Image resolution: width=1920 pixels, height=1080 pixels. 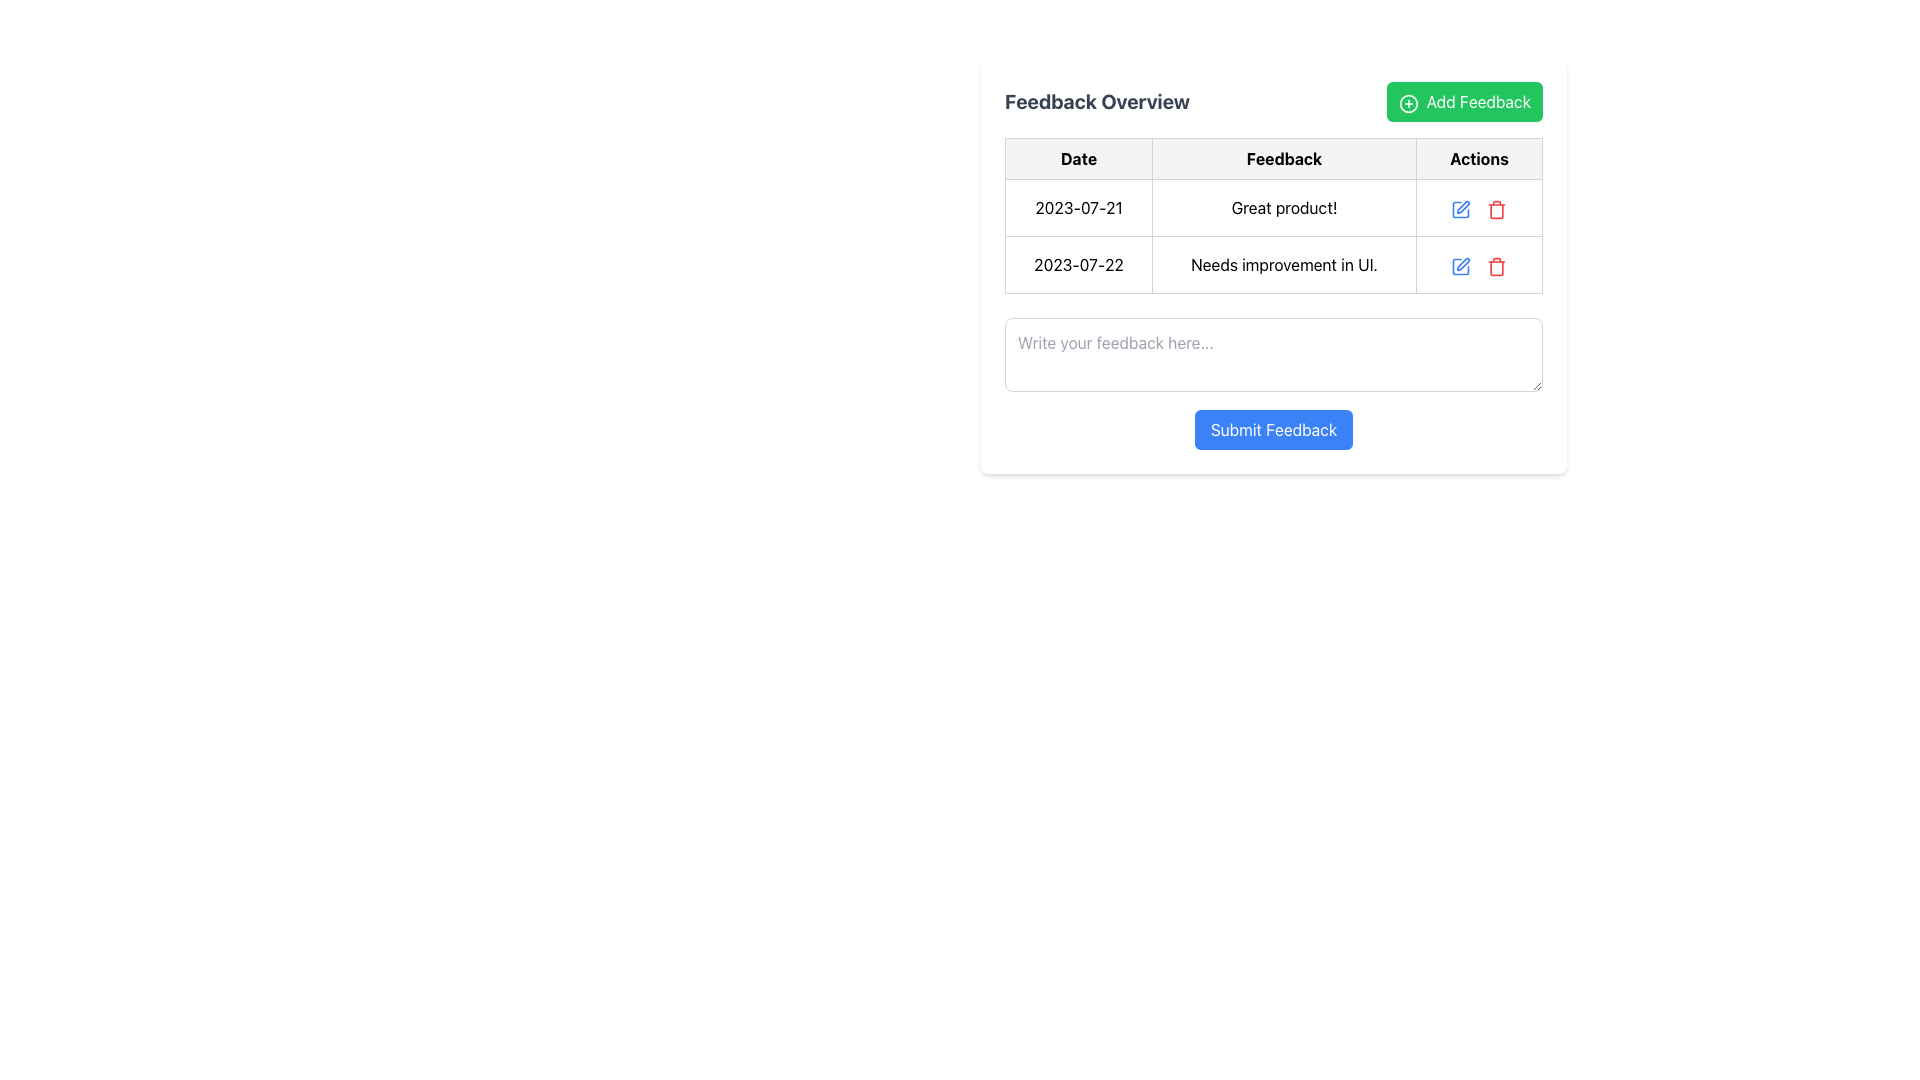 What do you see at coordinates (1479, 157) in the screenshot?
I see `the 'Actions' header text label in the grid, which is located in the top row of the third column and serves as the header for action controls` at bounding box center [1479, 157].